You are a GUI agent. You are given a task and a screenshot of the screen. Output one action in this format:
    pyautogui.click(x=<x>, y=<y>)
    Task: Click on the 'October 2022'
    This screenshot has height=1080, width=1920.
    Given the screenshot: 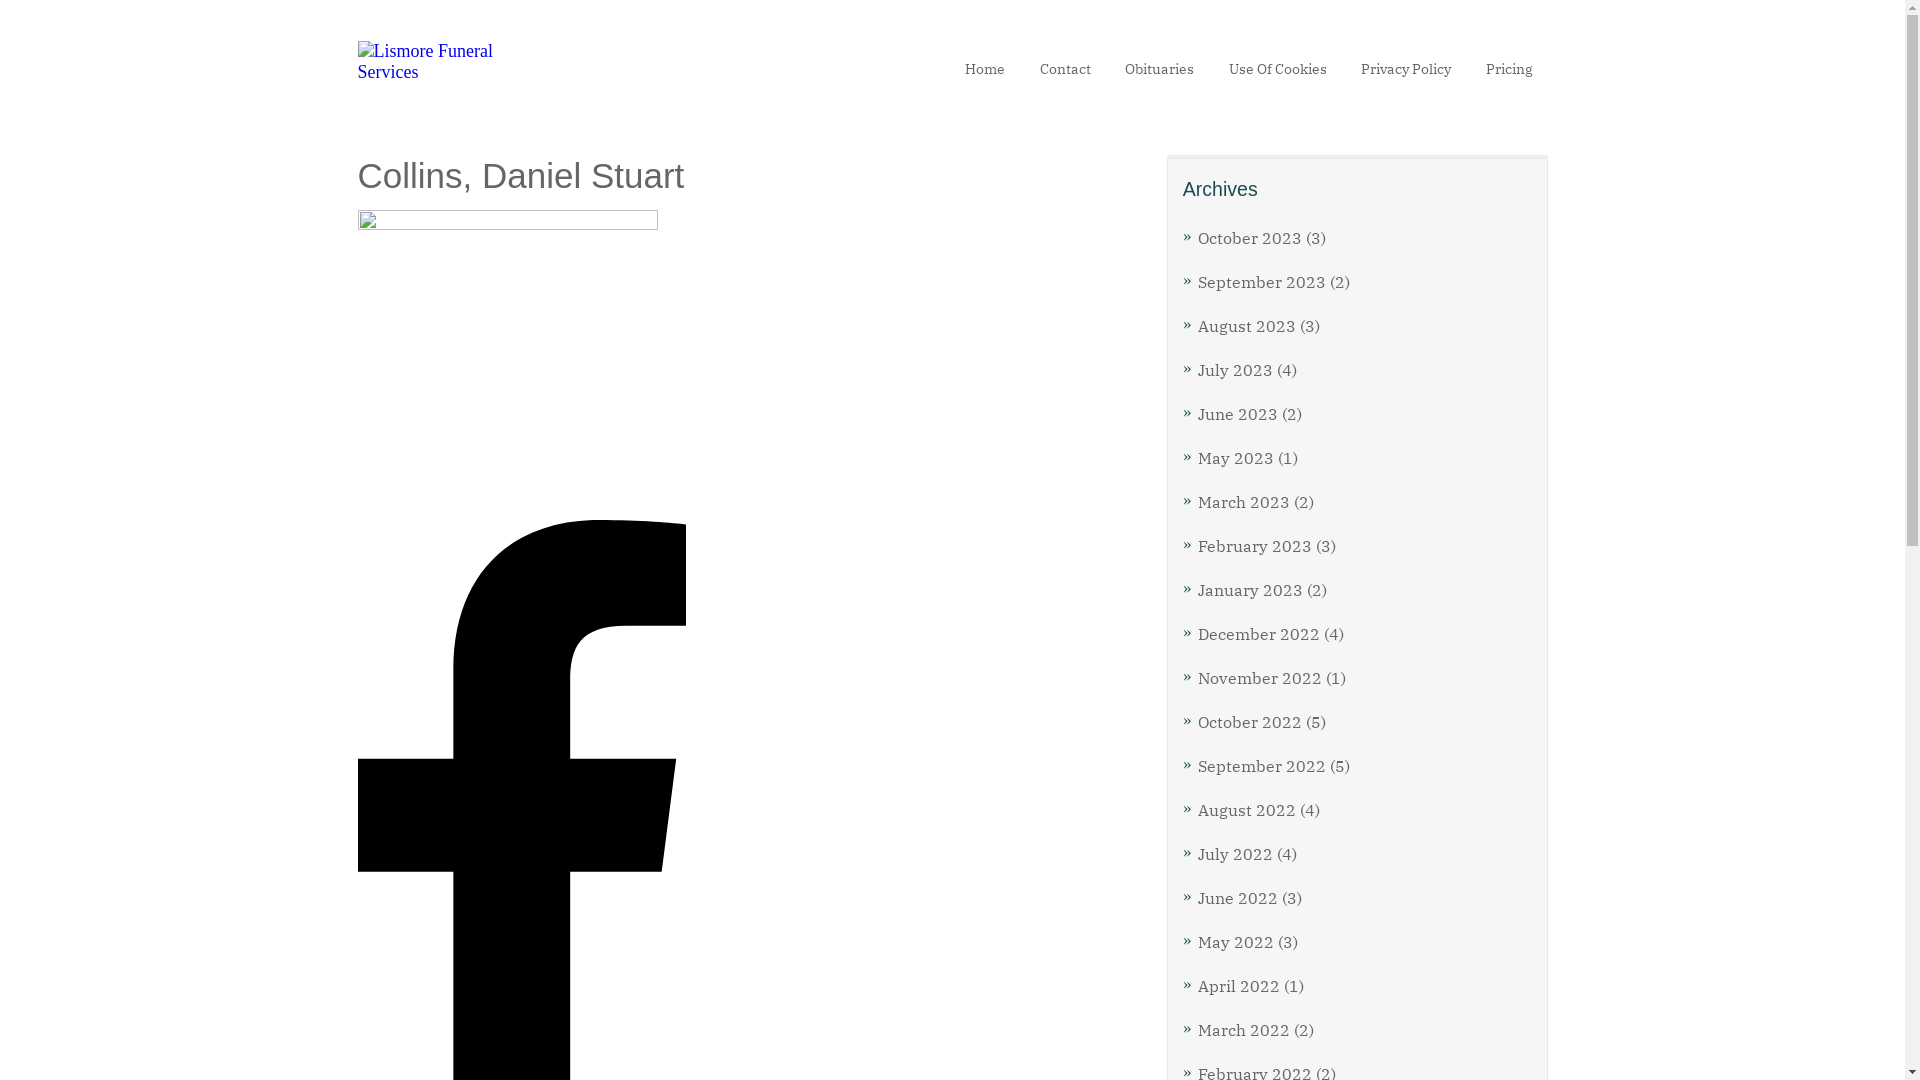 What is the action you would take?
    pyautogui.click(x=1248, y=721)
    